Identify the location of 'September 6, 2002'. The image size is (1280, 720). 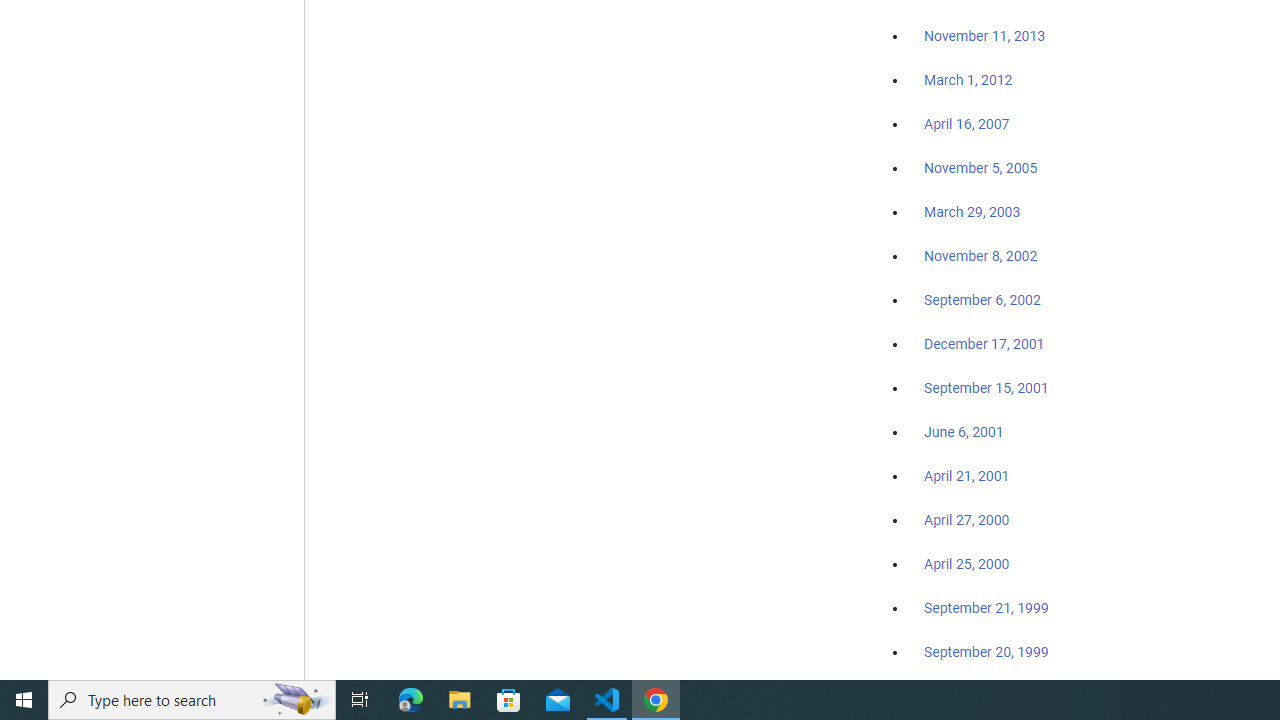
(982, 299).